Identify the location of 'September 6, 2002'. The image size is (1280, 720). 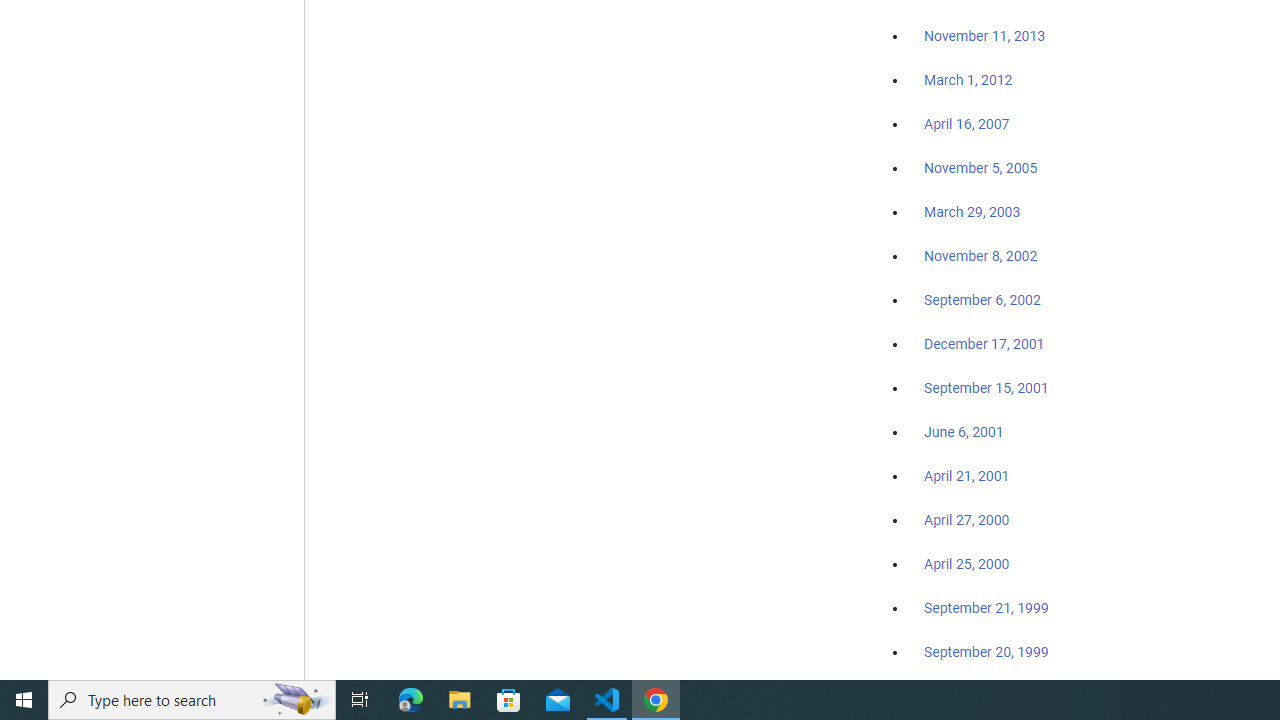
(982, 299).